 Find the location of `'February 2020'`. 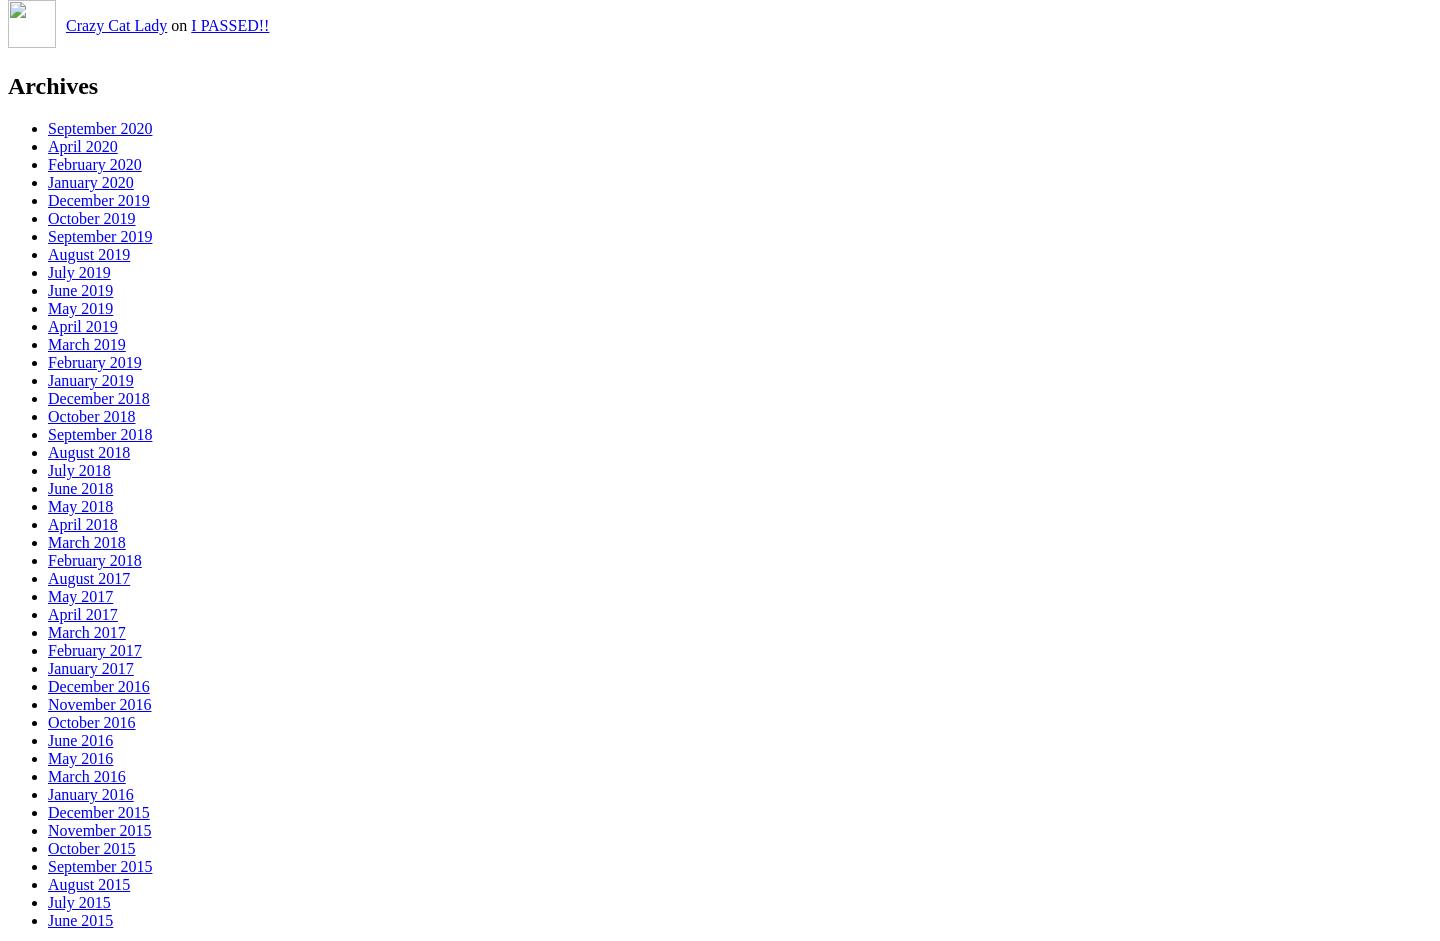

'February 2020' is located at coordinates (94, 163).